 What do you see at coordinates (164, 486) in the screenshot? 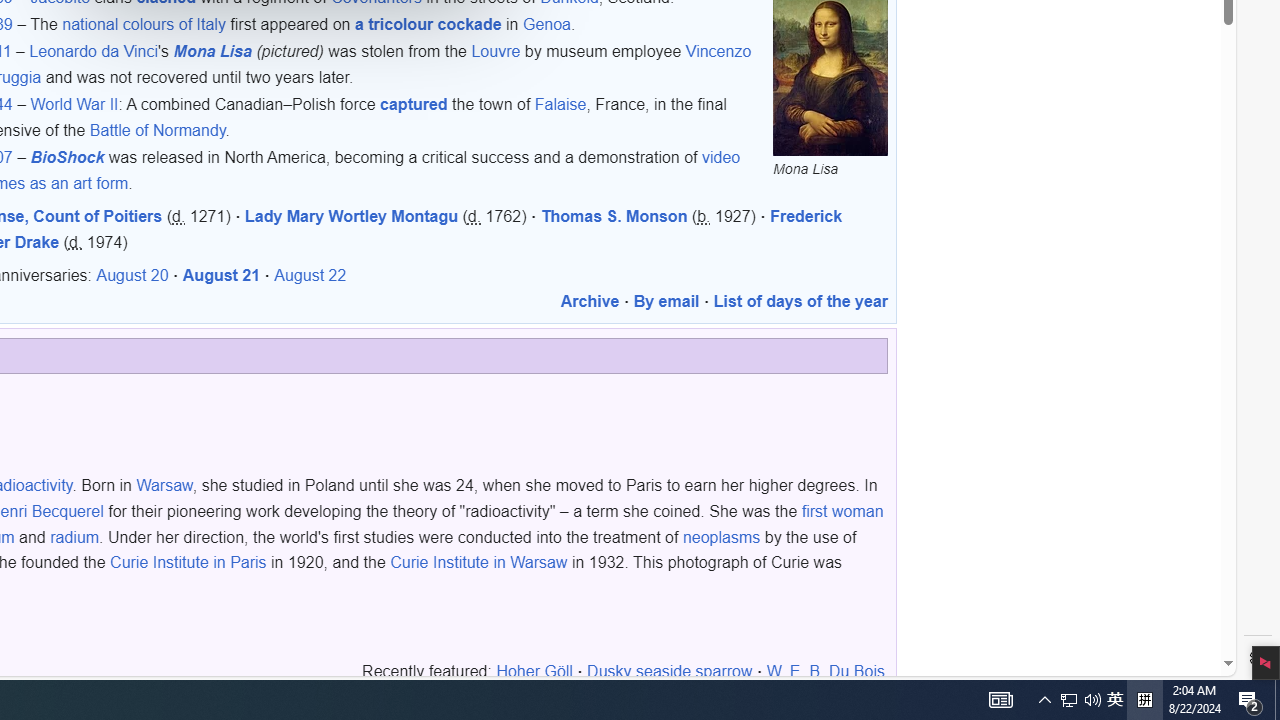
I see `'Warsaw'` at bounding box center [164, 486].